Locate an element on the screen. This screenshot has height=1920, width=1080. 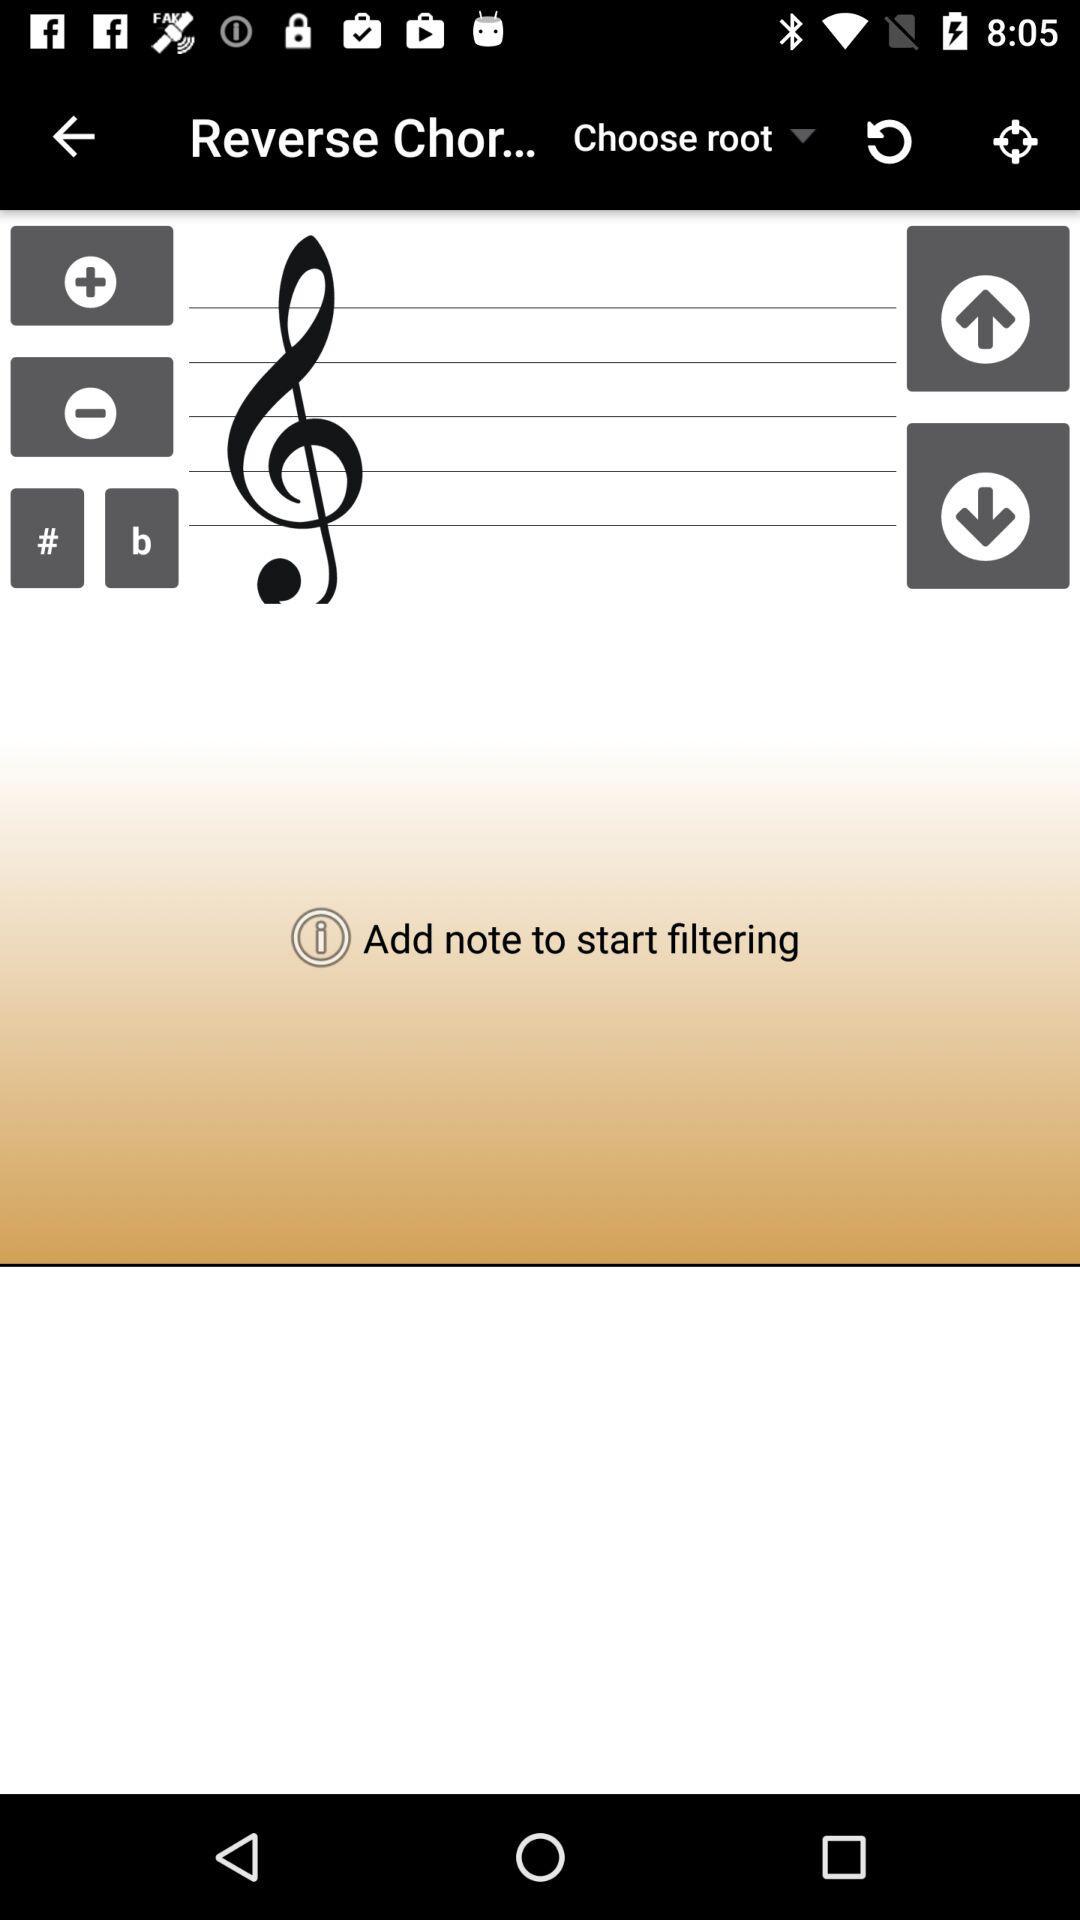
more options is located at coordinates (91, 274).